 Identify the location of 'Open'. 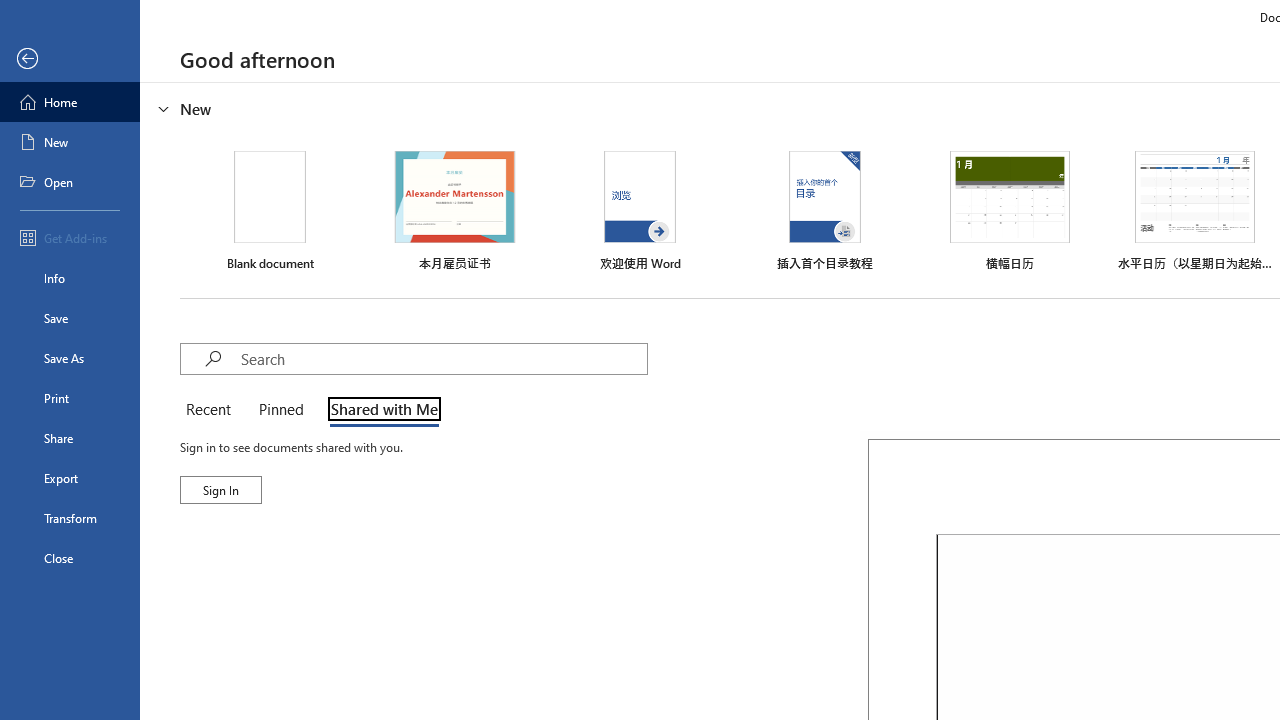
(69, 182).